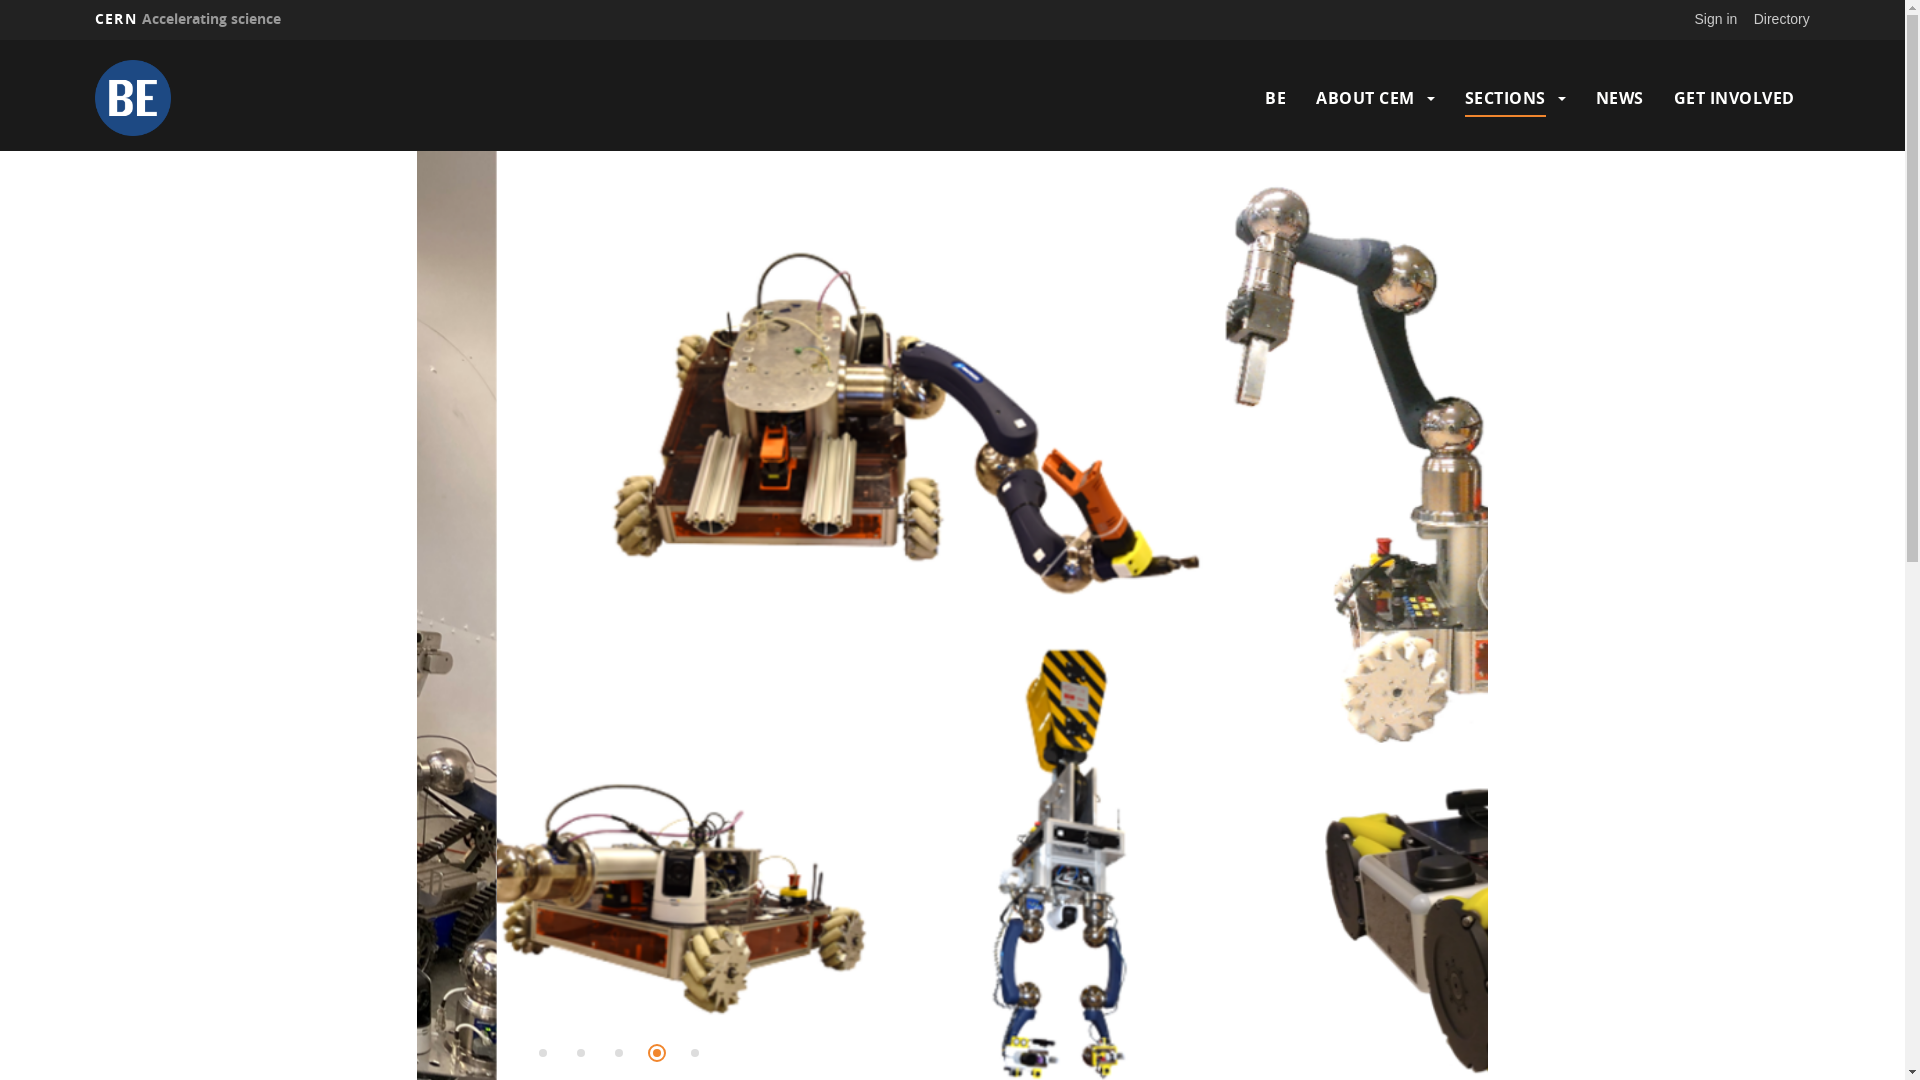  I want to click on 'ABOUT CEM', so click(1315, 97).